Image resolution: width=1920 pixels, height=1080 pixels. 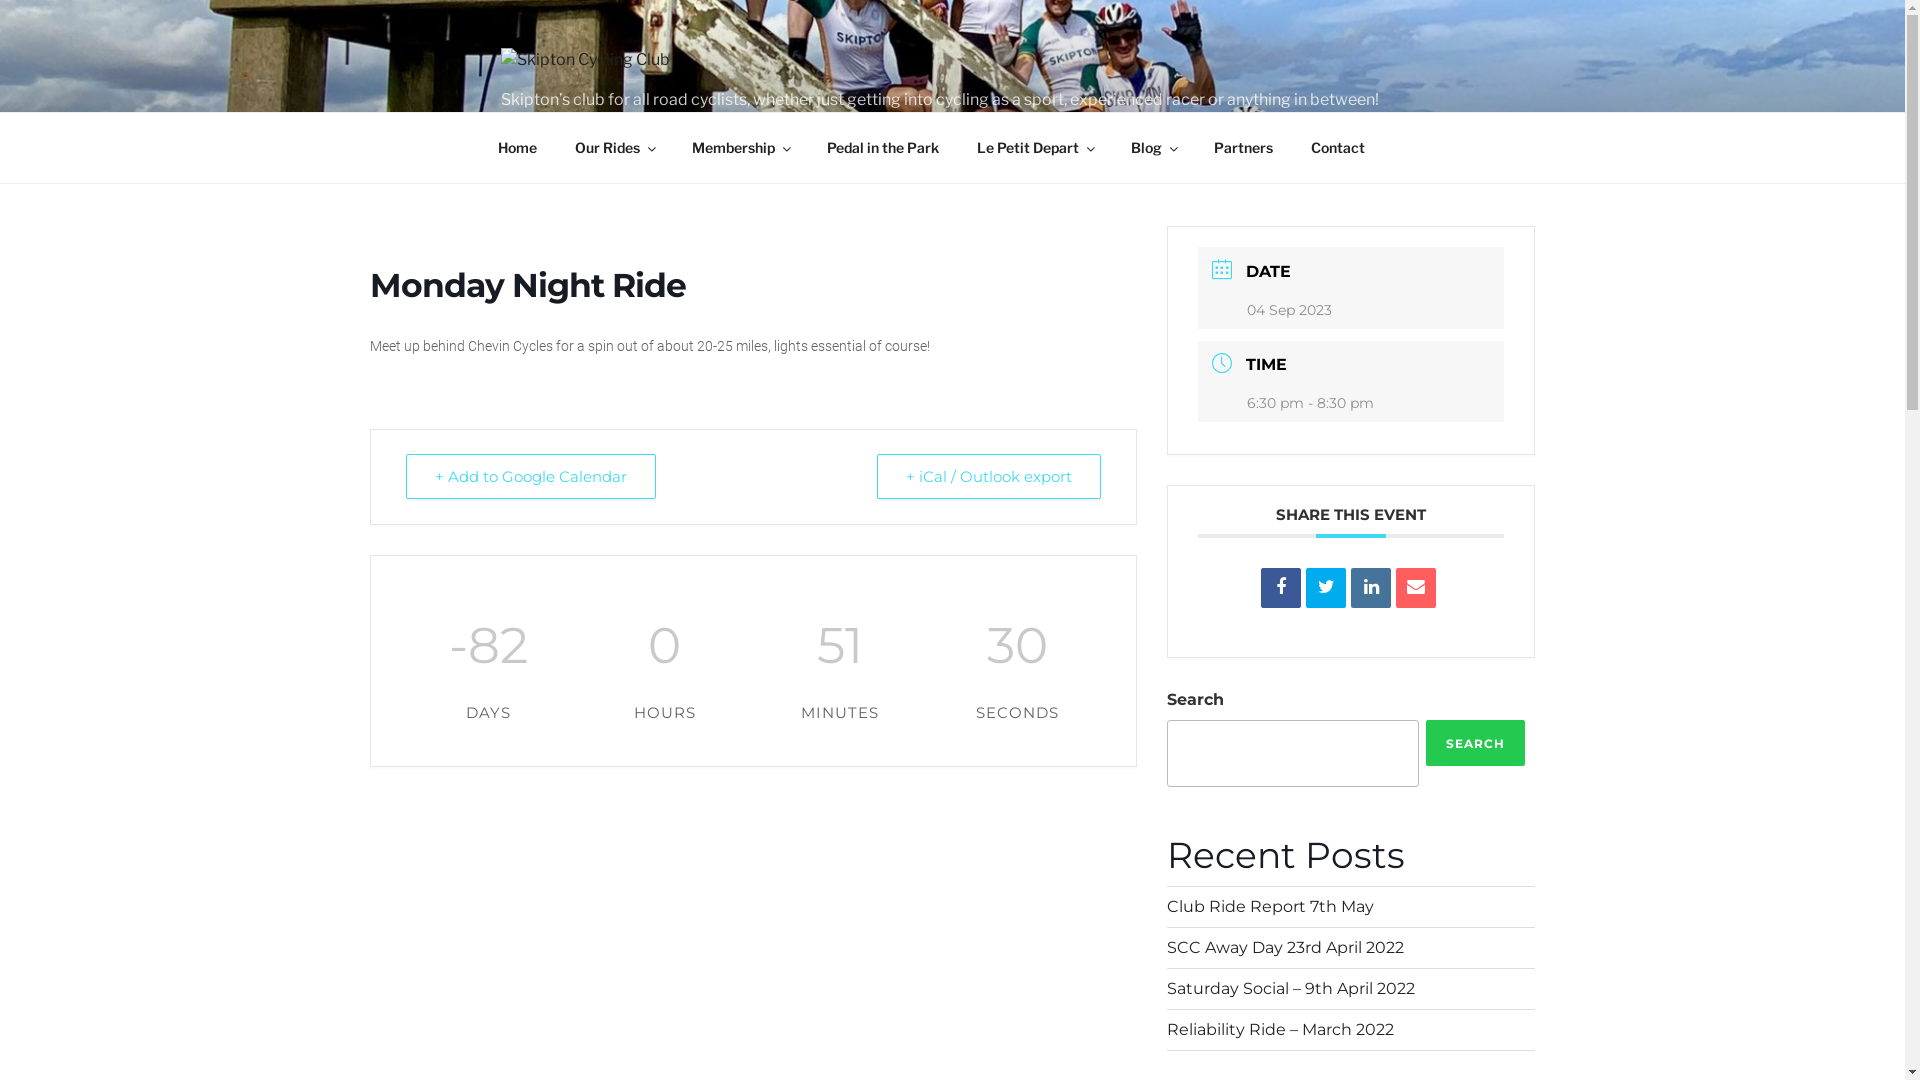 What do you see at coordinates (738, 146) in the screenshot?
I see `'Membership'` at bounding box center [738, 146].